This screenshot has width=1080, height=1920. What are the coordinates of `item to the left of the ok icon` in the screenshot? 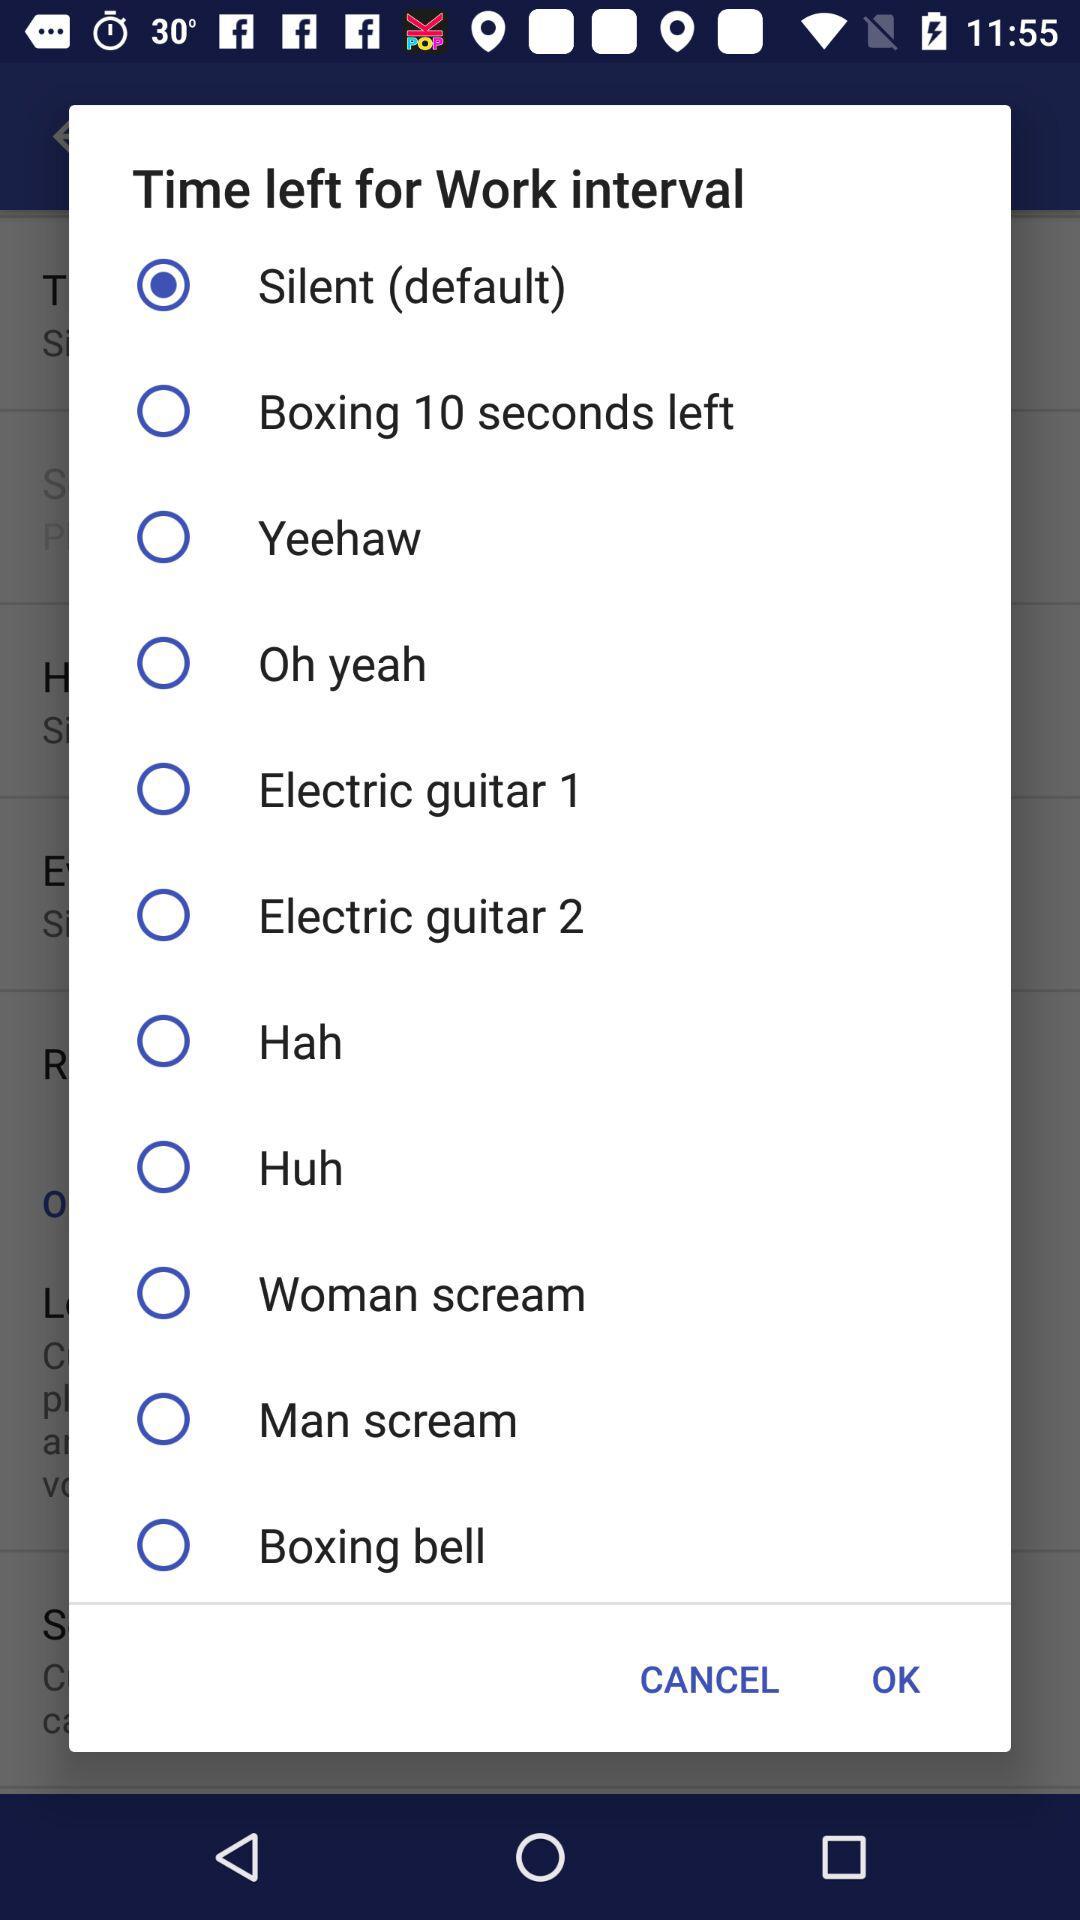 It's located at (708, 1678).